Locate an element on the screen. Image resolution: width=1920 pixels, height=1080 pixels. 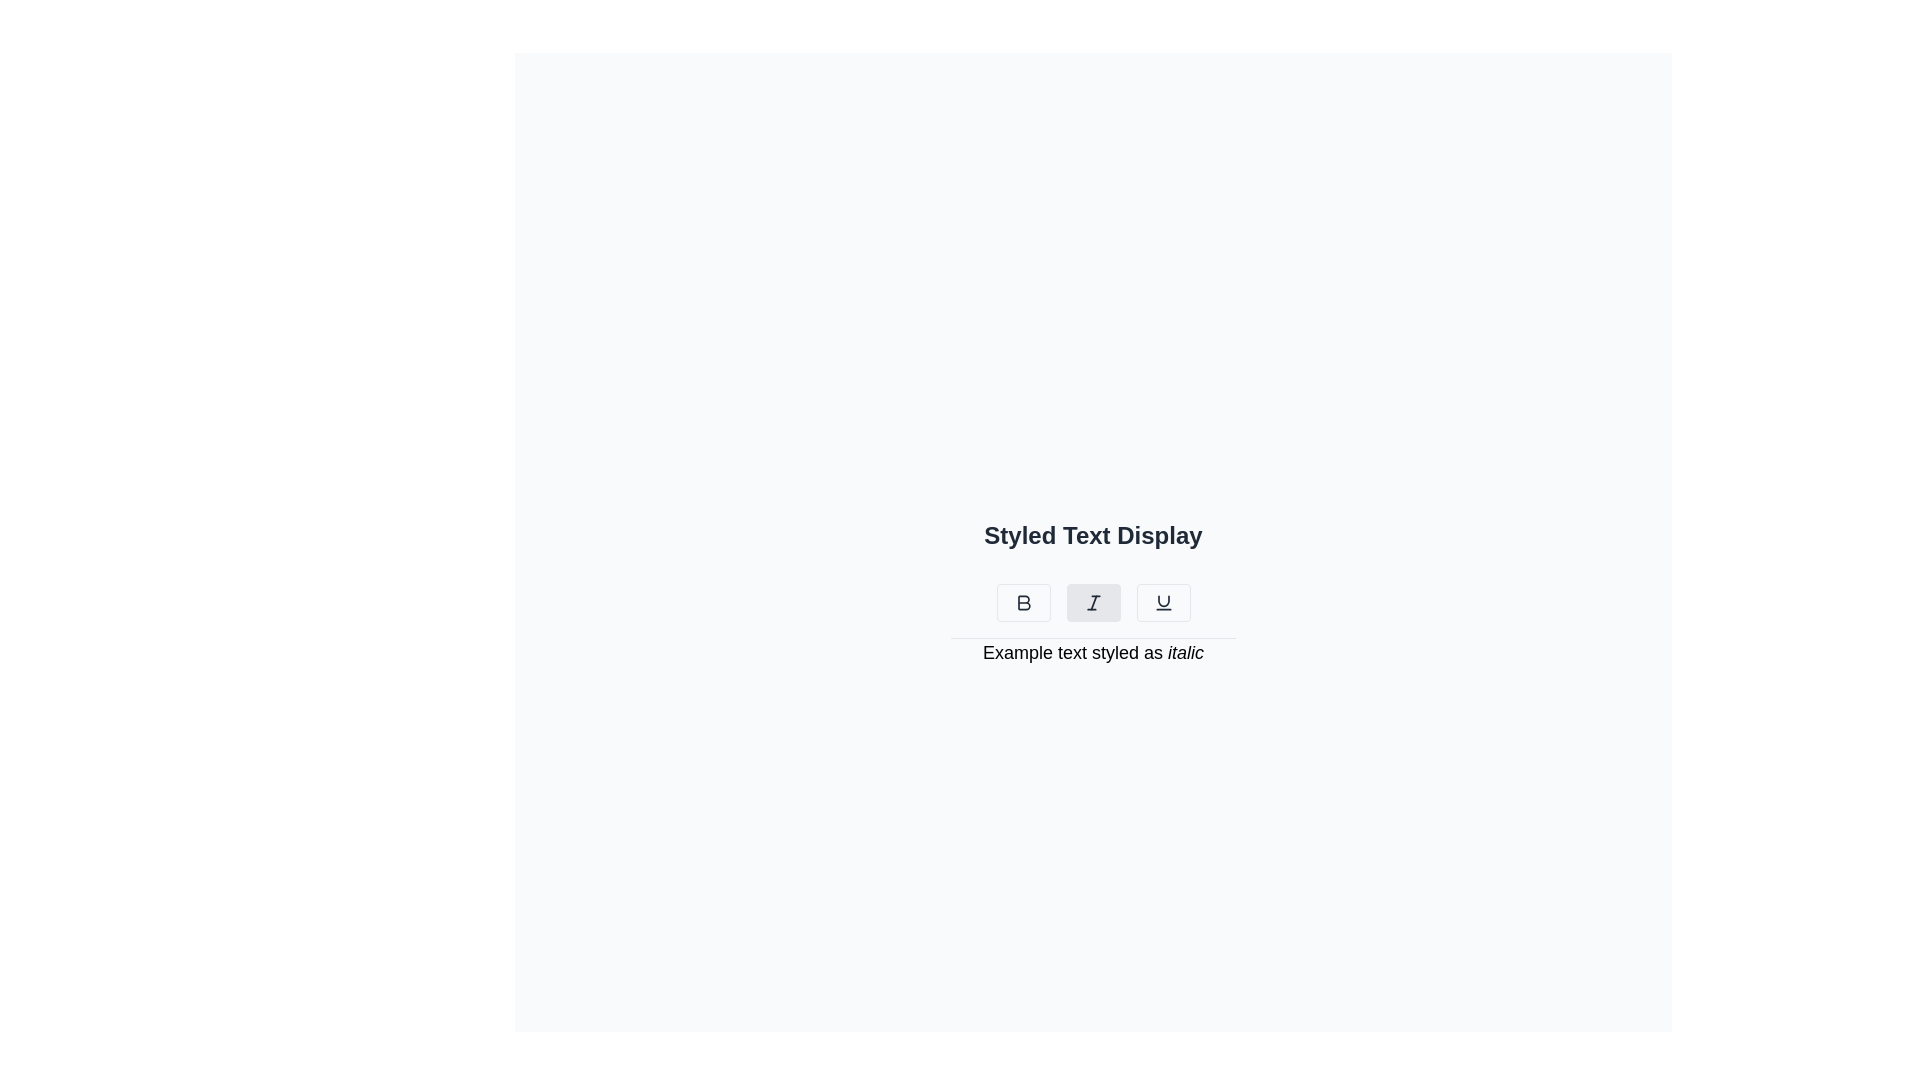
the first button in the horizontal group of three buttons located below the 'Styled Text Display' heading is located at coordinates (1023, 601).